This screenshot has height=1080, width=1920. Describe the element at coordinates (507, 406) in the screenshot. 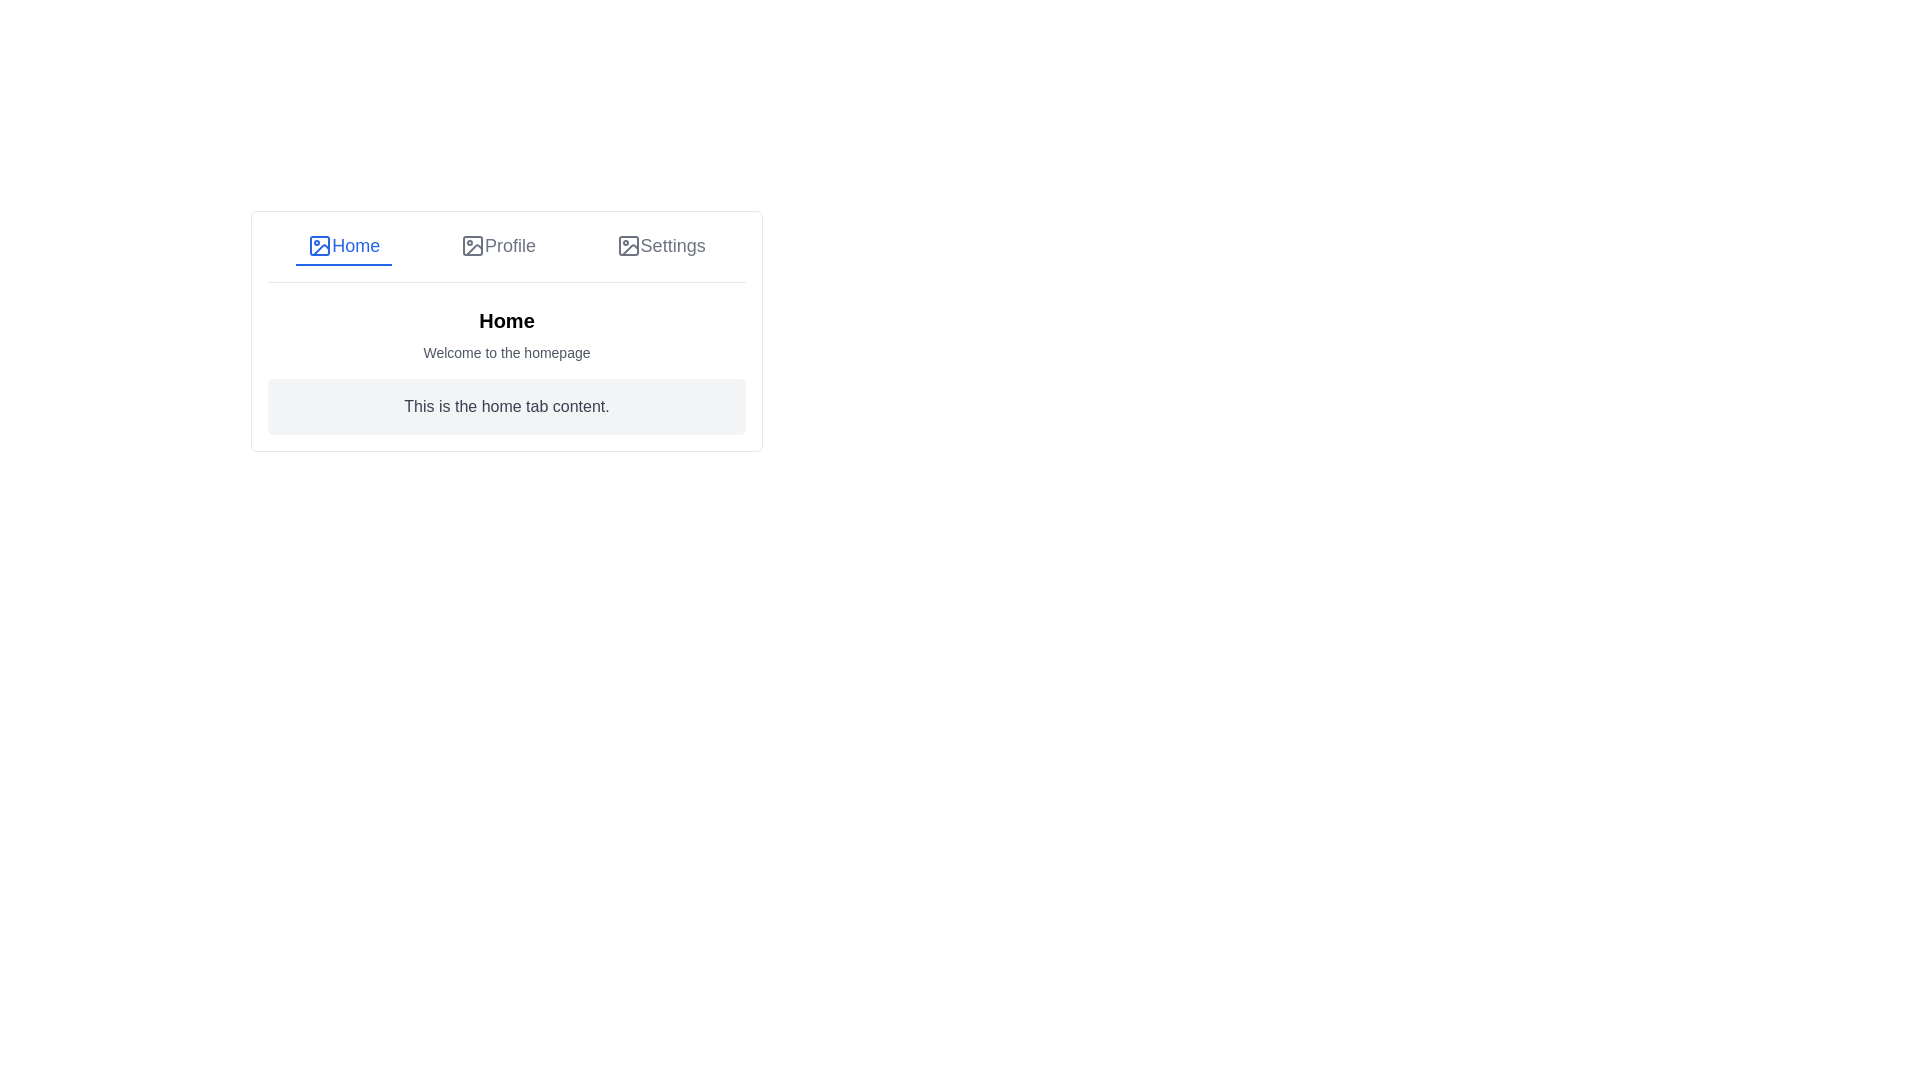

I see `the text block displaying 'This is the home tab content.' which is styled with rounded corners and a light gray background` at that location.